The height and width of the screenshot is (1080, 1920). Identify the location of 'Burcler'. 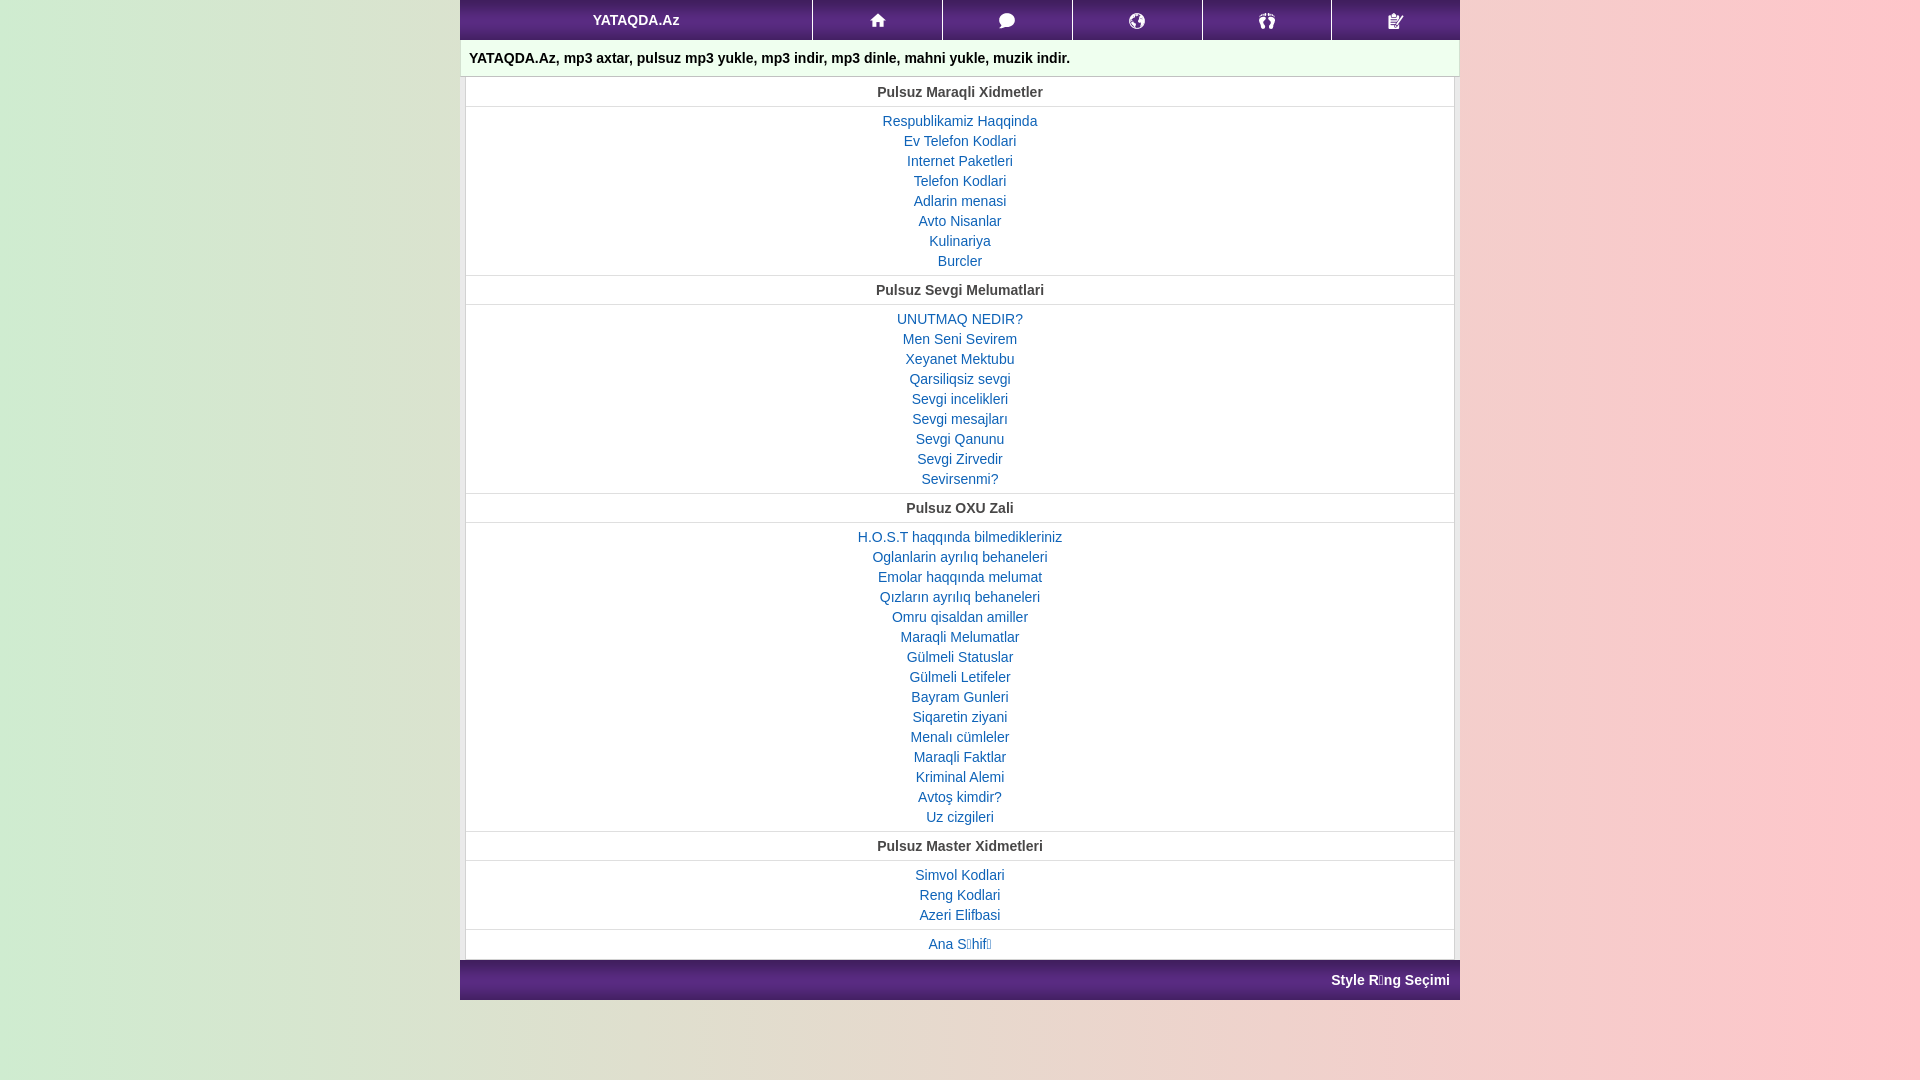
(960, 260).